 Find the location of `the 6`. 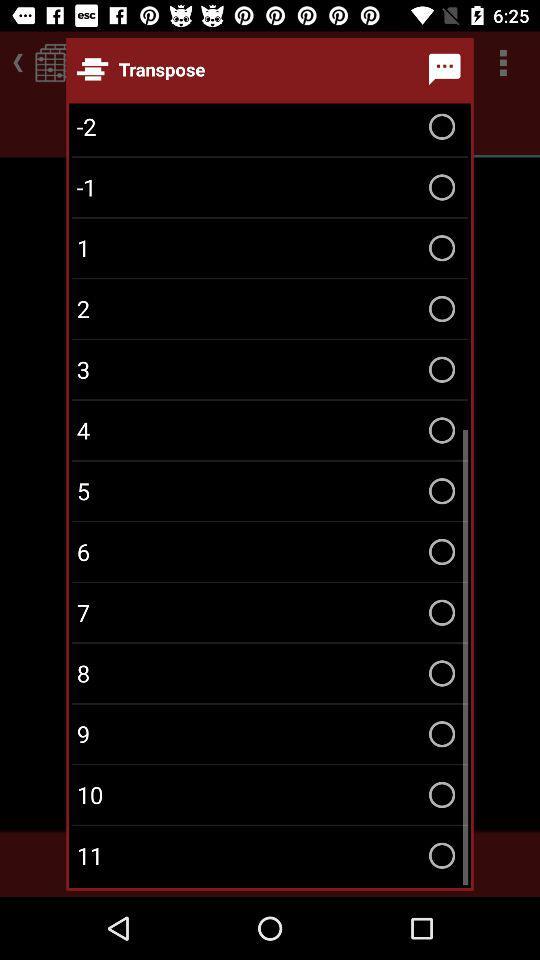

the 6 is located at coordinates (270, 552).